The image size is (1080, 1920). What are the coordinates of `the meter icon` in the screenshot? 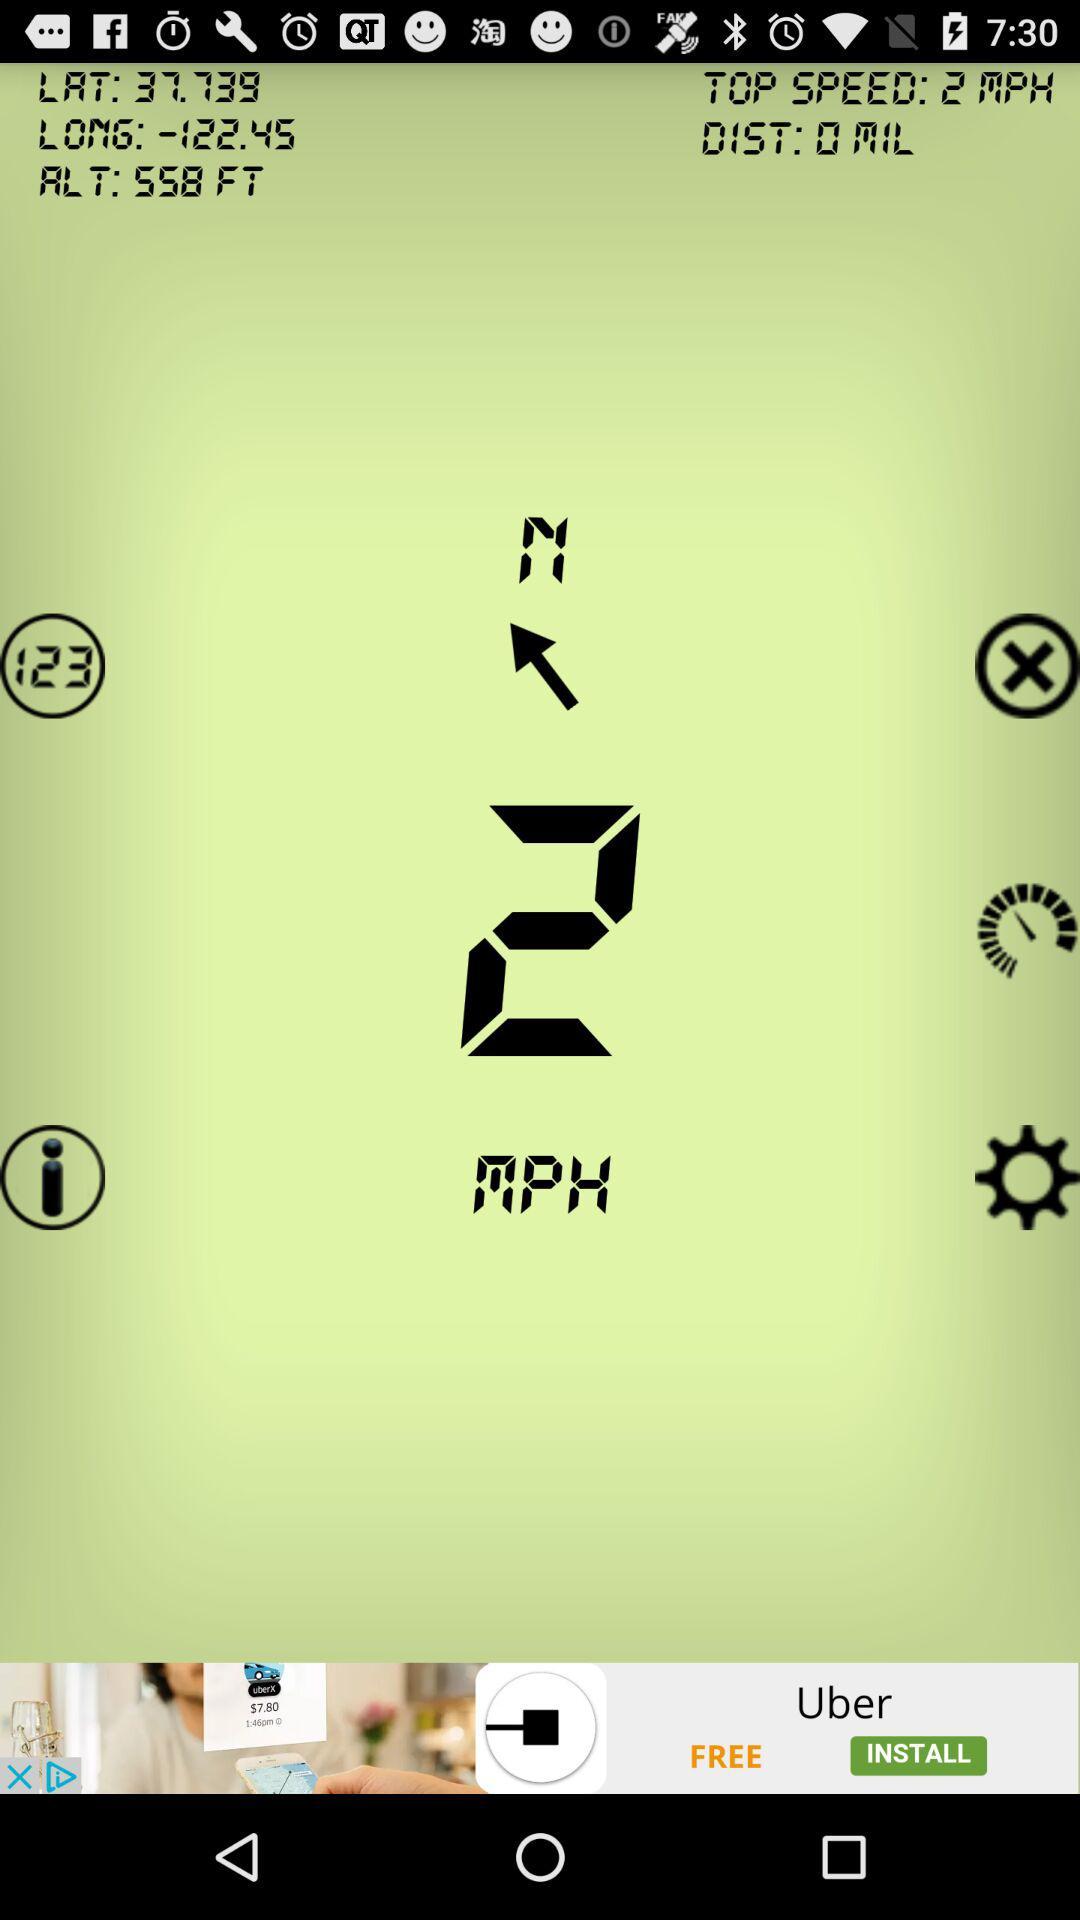 It's located at (1027, 927).